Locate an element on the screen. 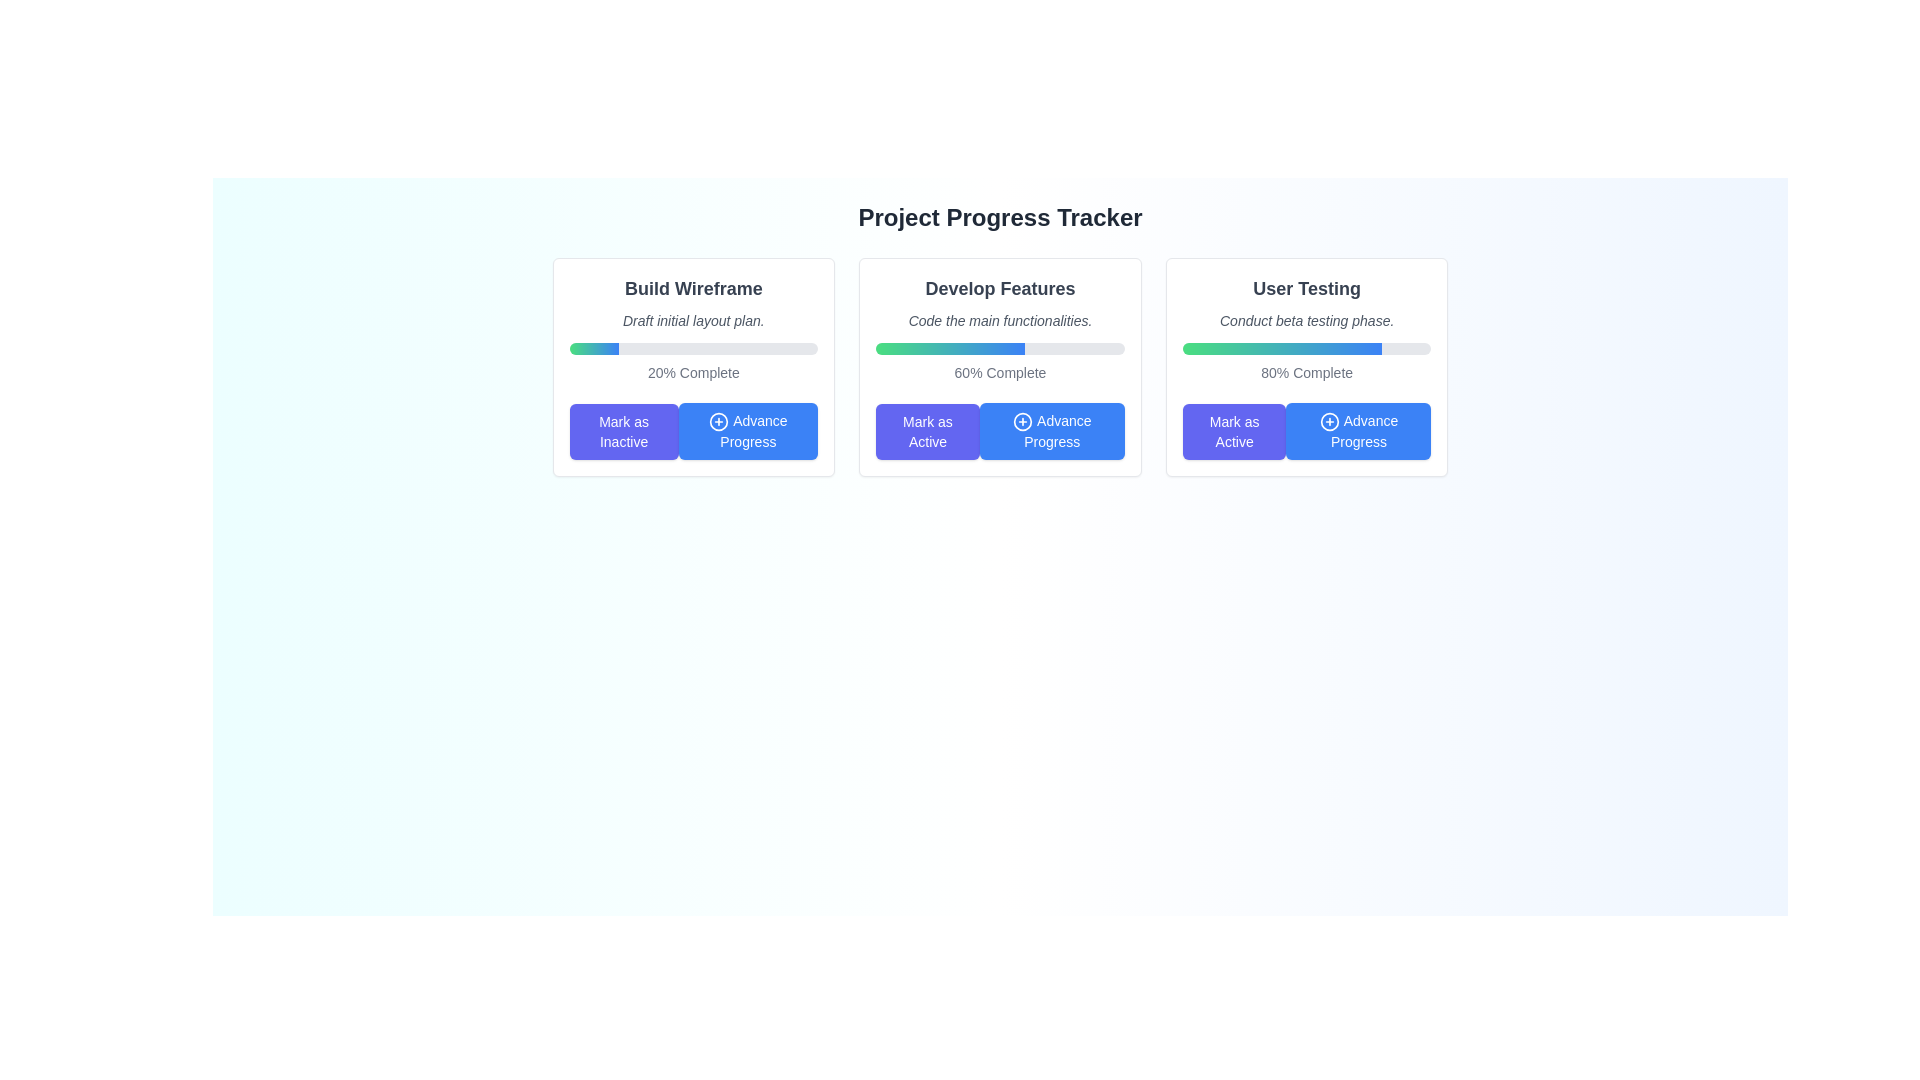 This screenshot has width=1920, height=1080. the 'User Testing' title text component, which is styled in bold and large font, displayed in dark gray at the top of the third card in a group of horizontally-aligned cards is located at coordinates (1307, 289).